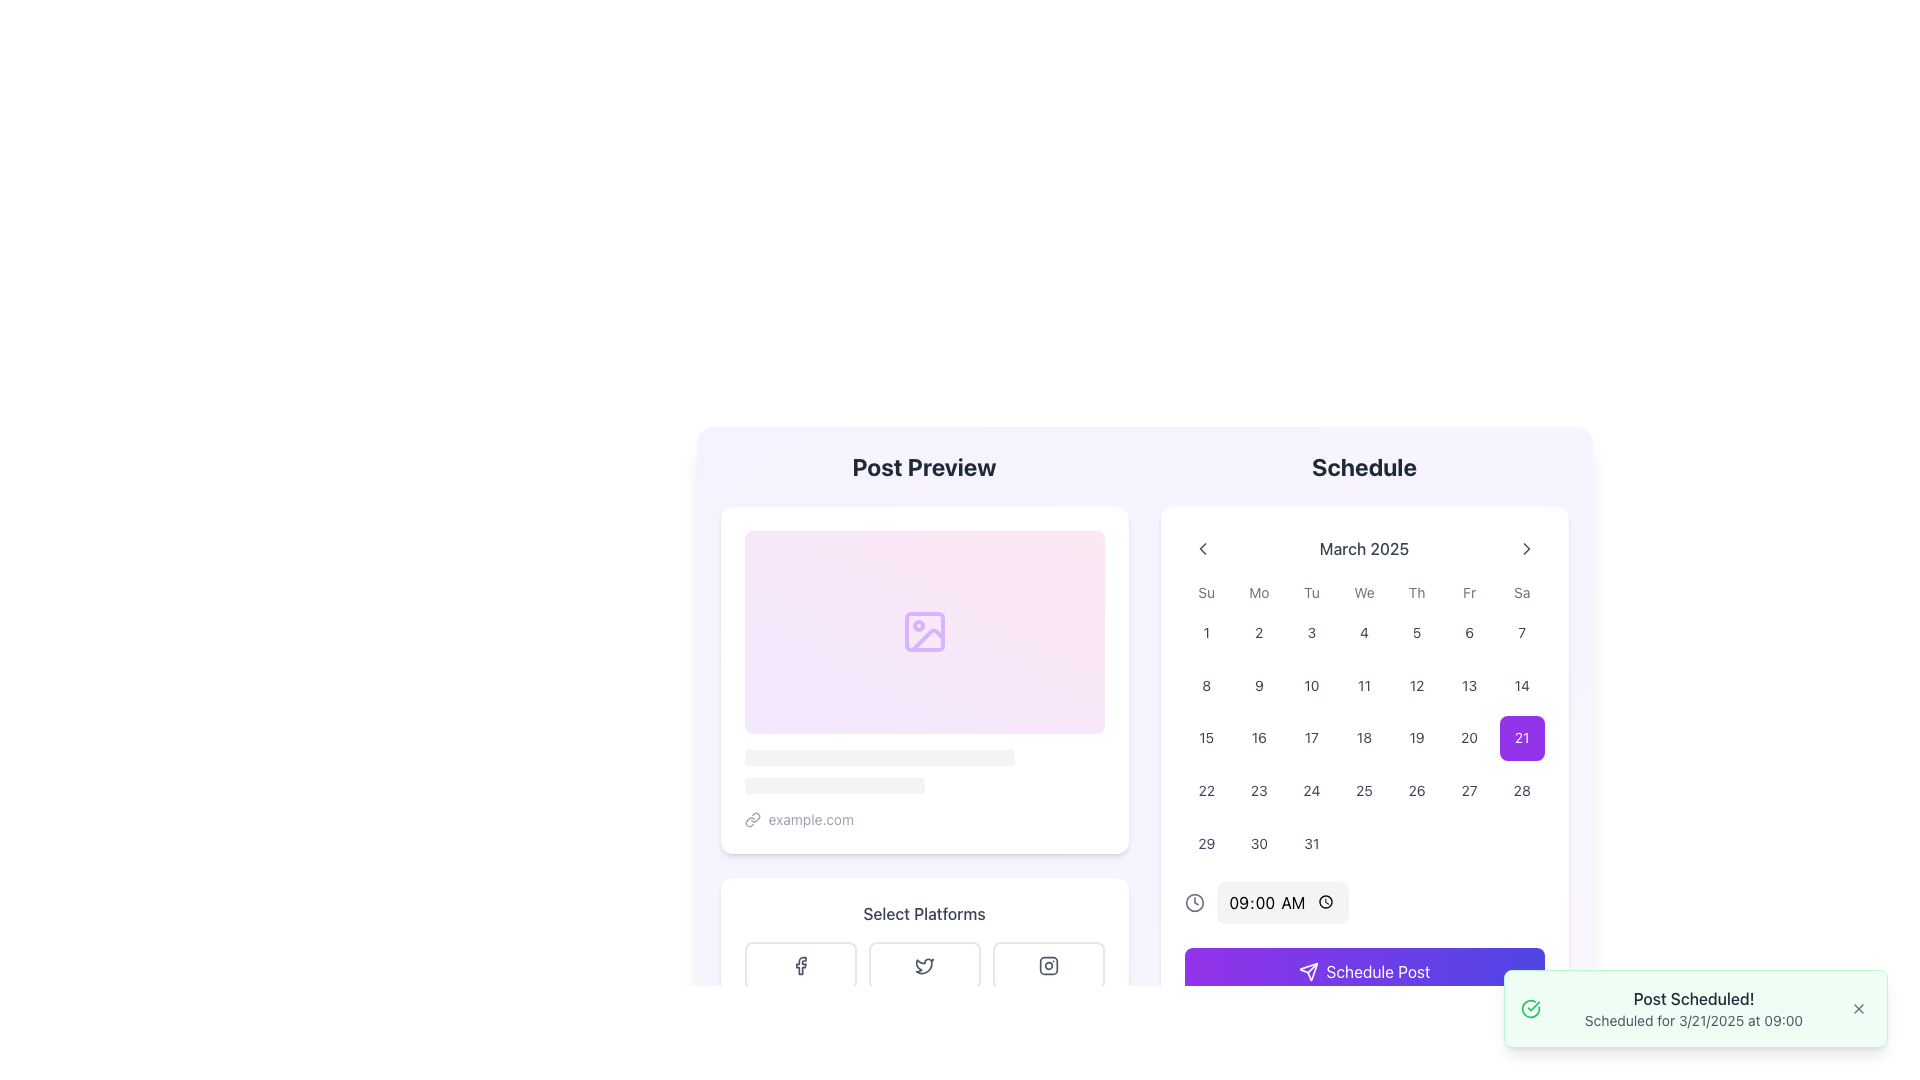 The width and height of the screenshot is (1920, 1080). What do you see at coordinates (1363, 684) in the screenshot?
I see `the button displaying the number '11' in the calendar grid of the 'Schedule' section` at bounding box center [1363, 684].